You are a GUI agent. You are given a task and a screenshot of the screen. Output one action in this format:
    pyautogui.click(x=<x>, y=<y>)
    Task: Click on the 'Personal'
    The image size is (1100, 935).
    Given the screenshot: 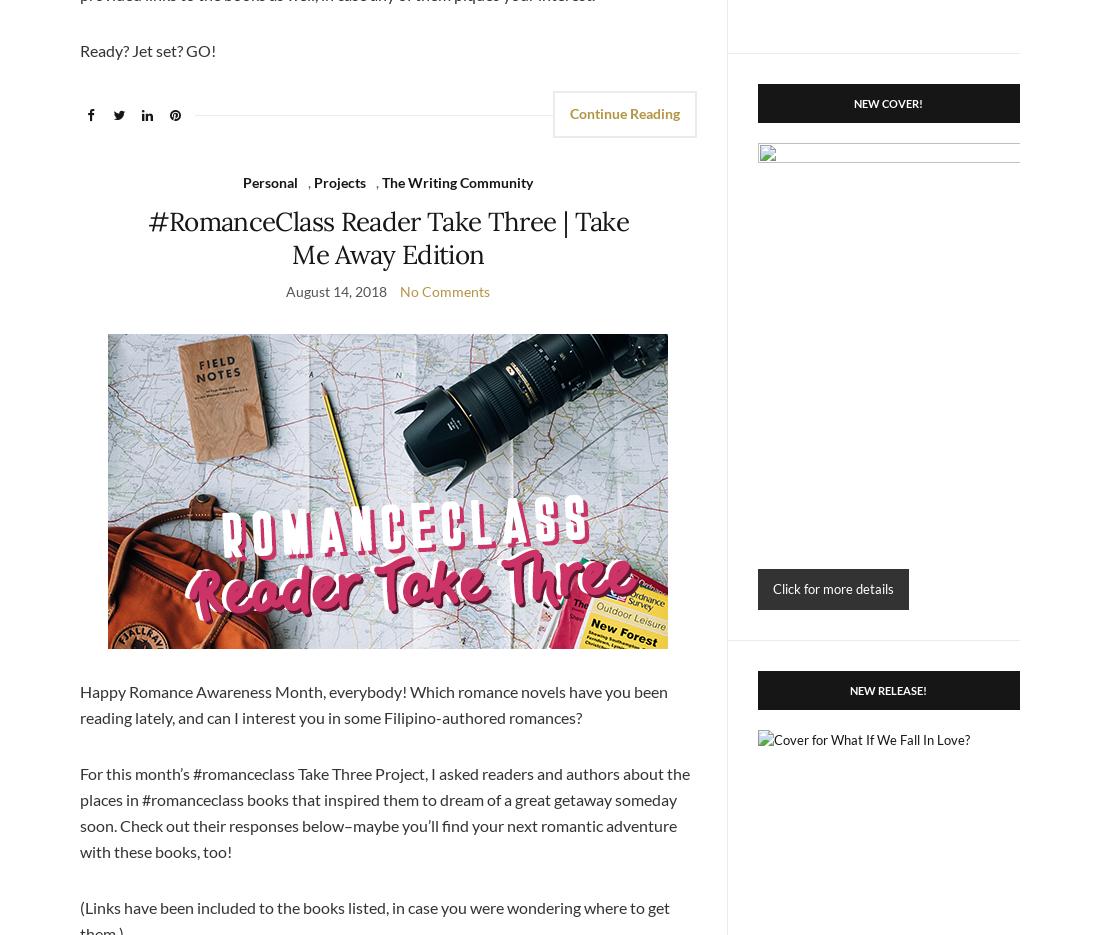 What is the action you would take?
    pyautogui.click(x=270, y=181)
    